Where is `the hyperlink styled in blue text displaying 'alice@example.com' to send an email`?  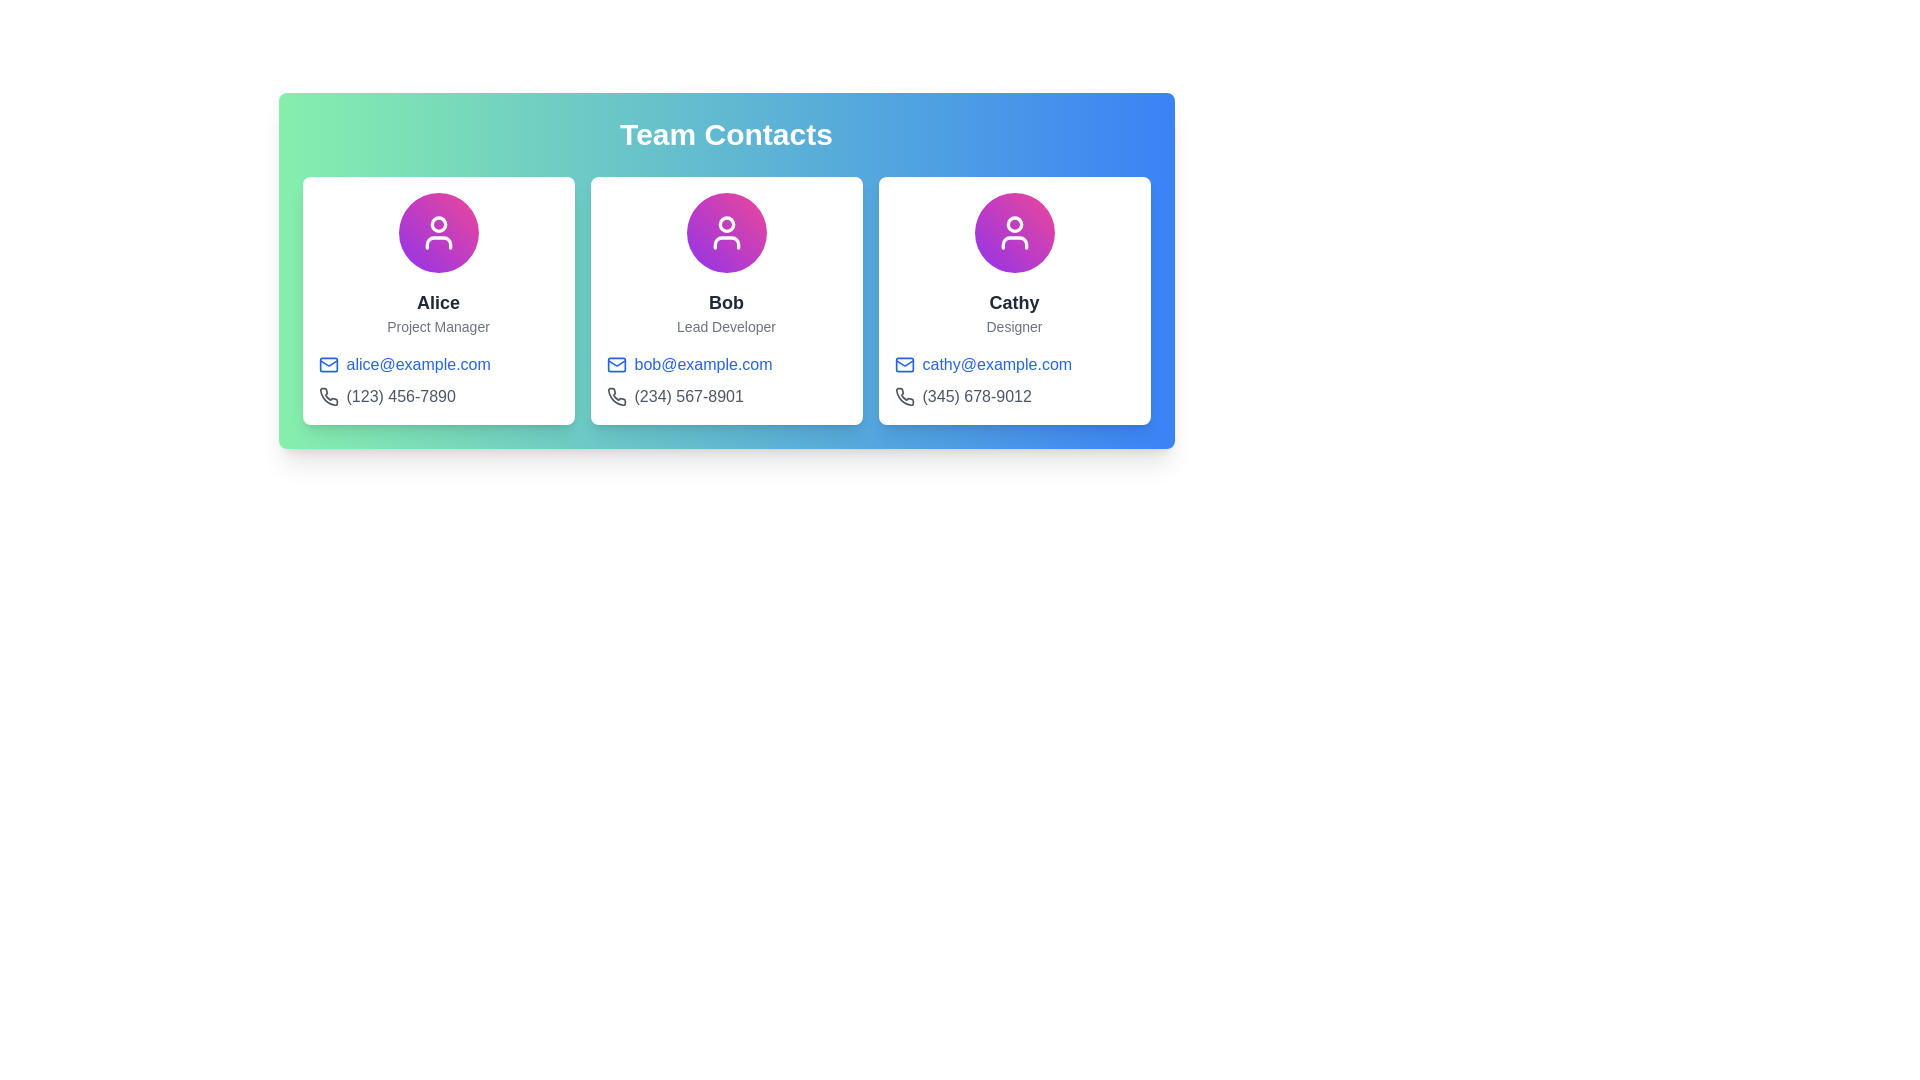
the hyperlink styled in blue text displaying 'alice@example.com' to send an email is located at coordinates (437, 365).